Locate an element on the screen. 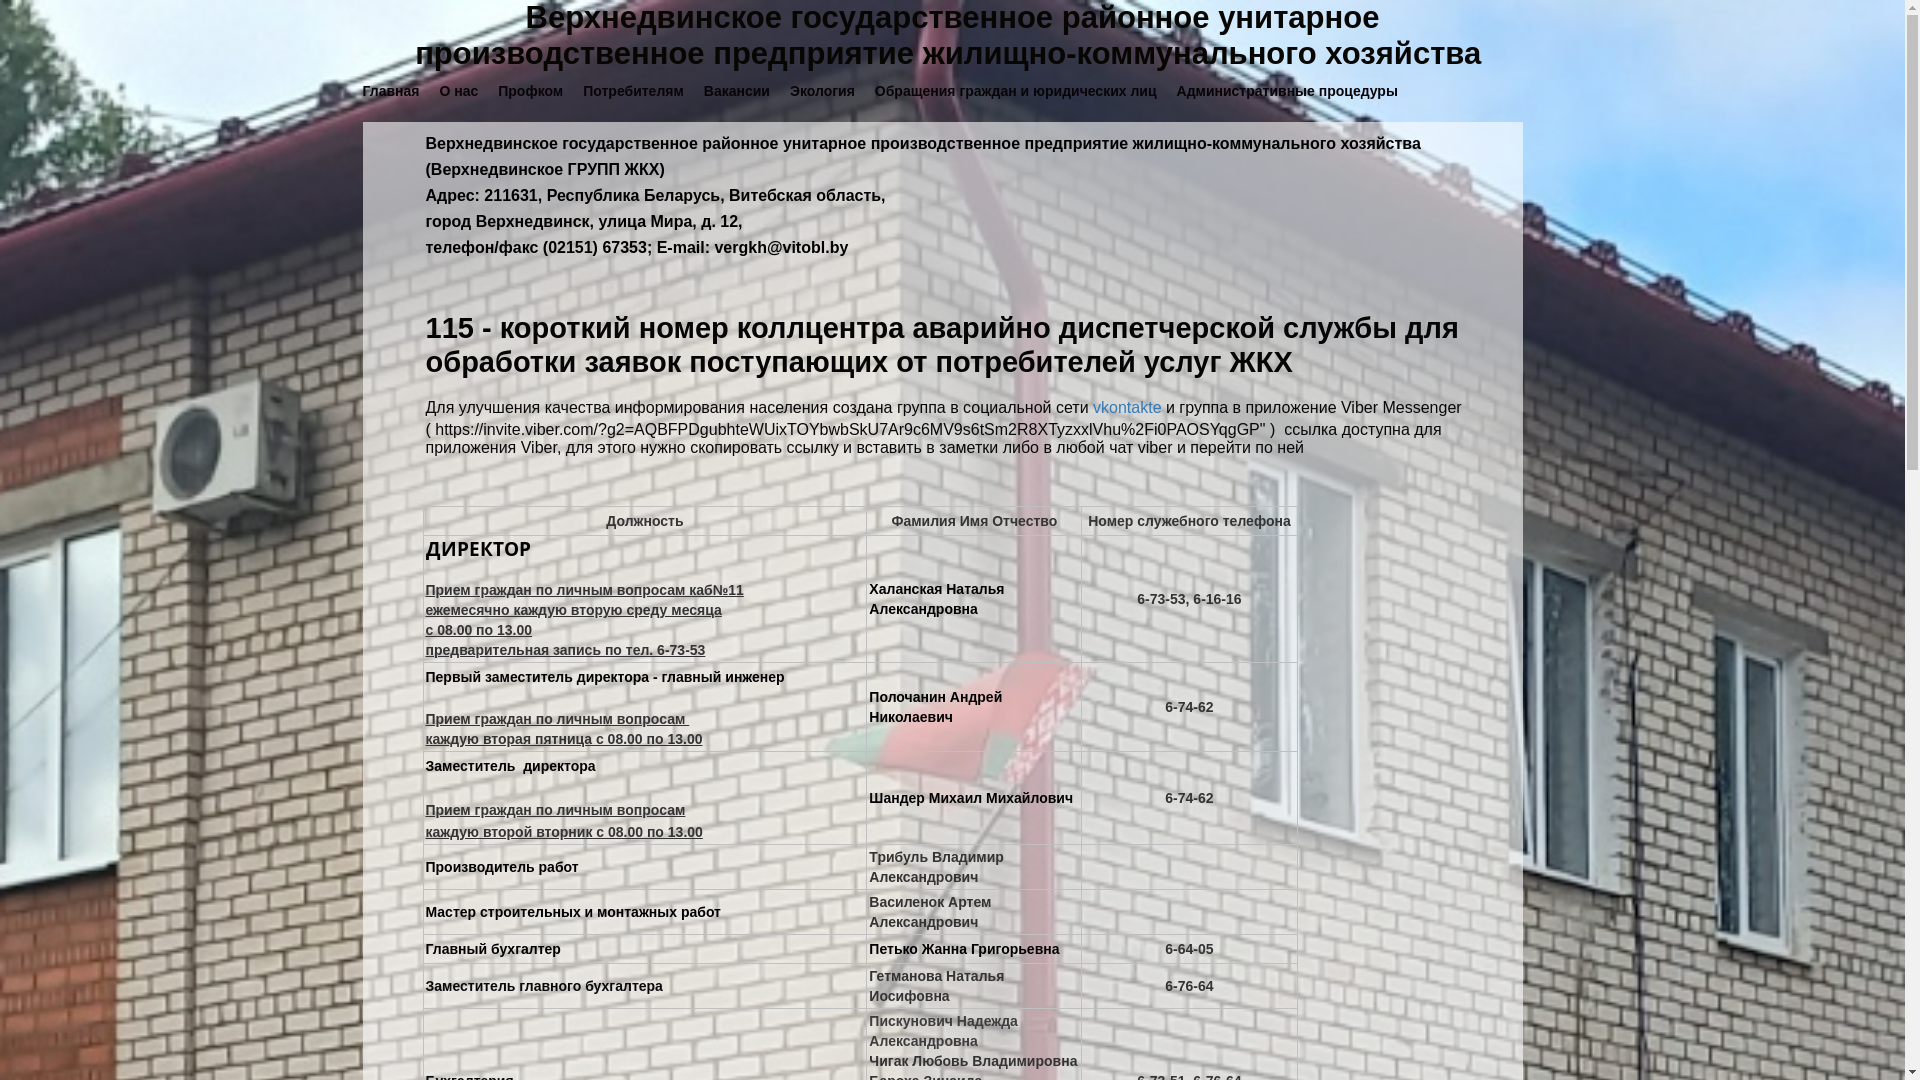 Image resolution: width=1920 pixels, height=1080 pixels. 'vkontakte' is located at coordinates (1092, 406).